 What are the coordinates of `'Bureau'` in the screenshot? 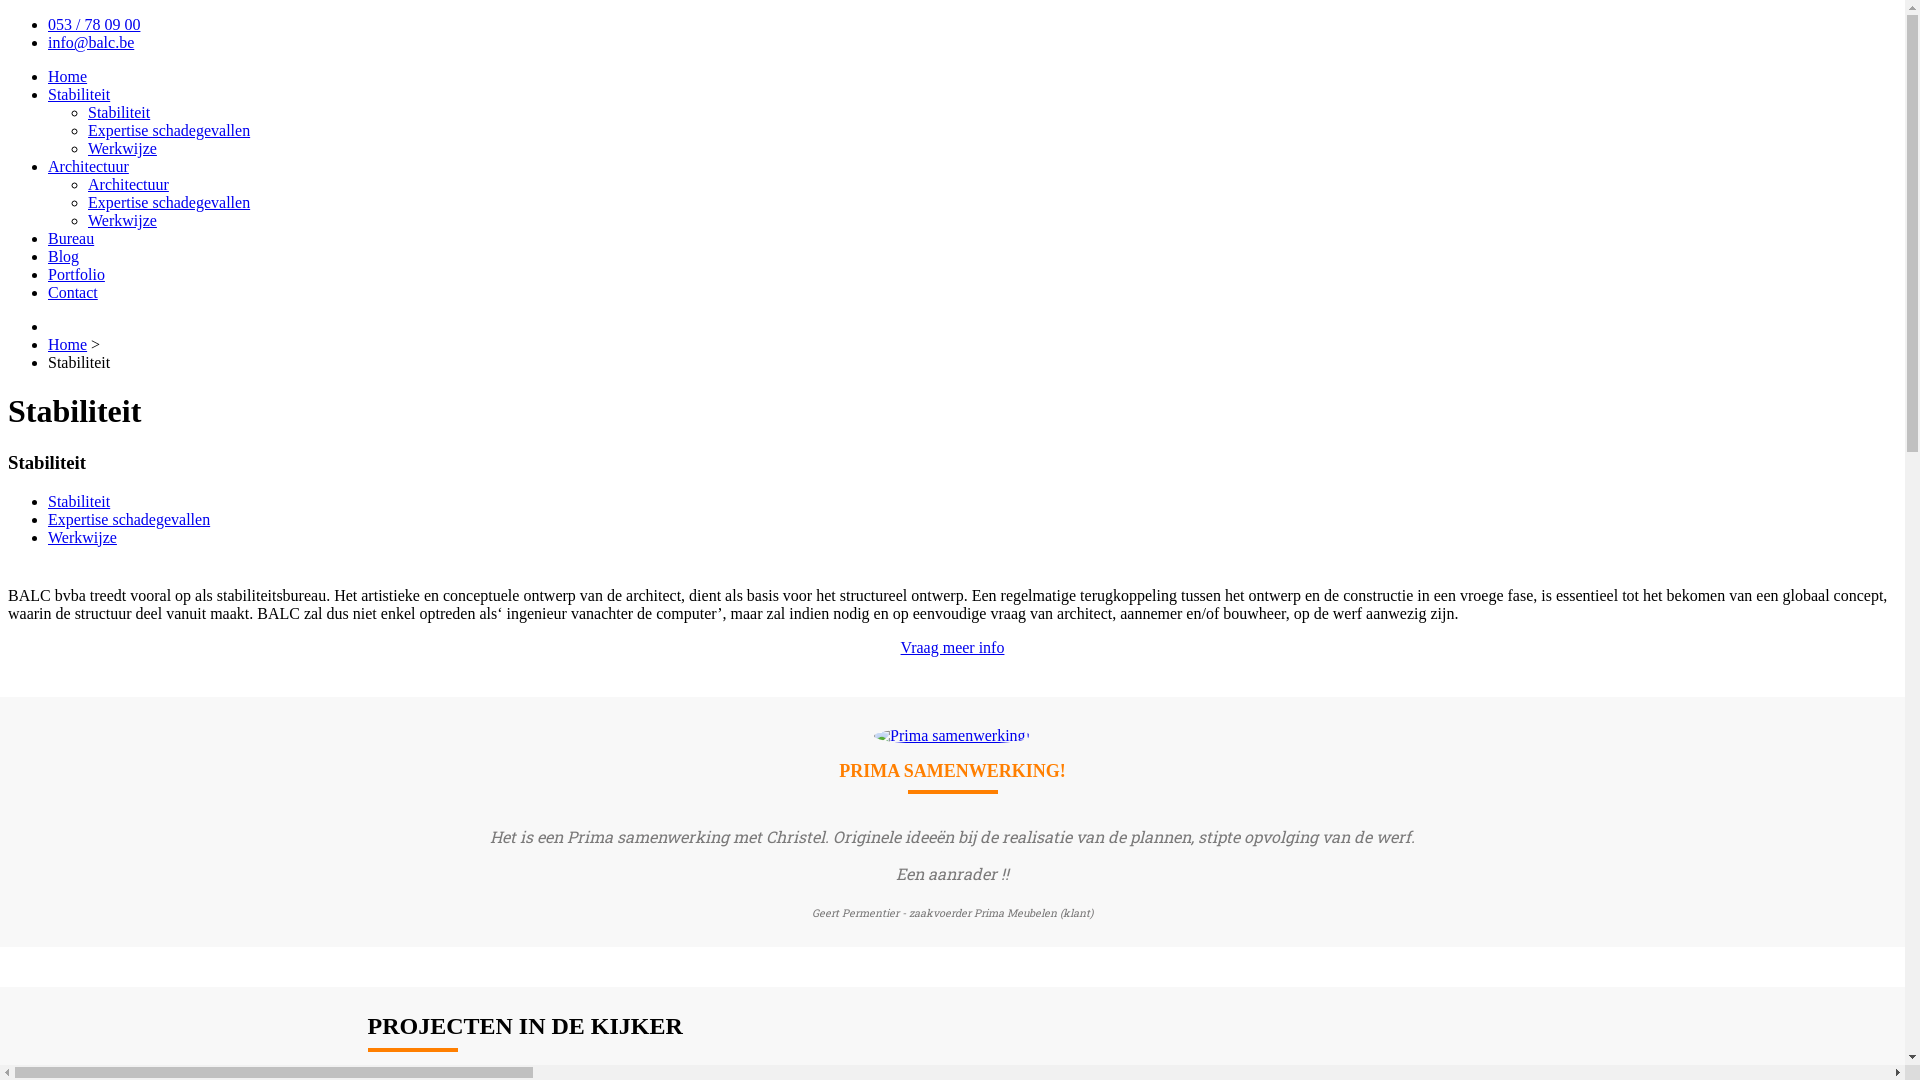 It's located at (71, 237).